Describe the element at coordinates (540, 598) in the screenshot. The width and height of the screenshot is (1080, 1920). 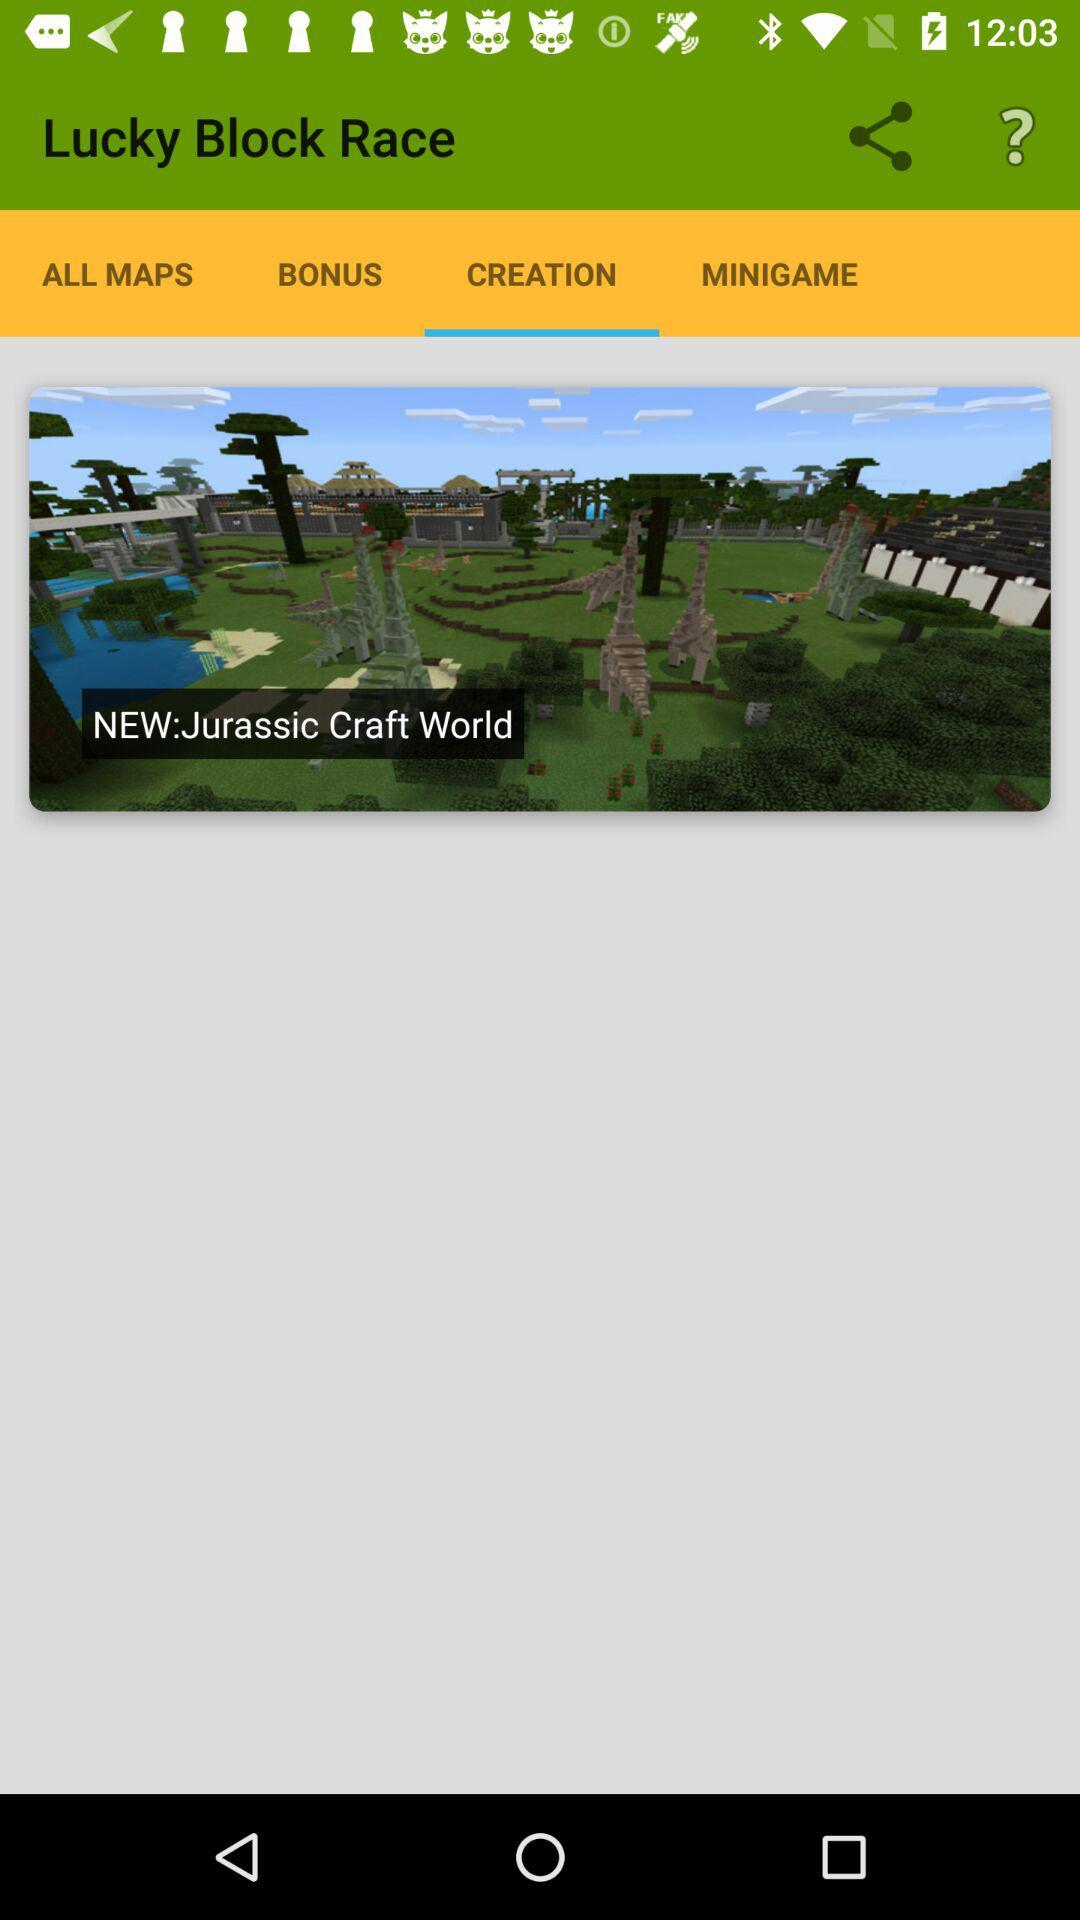
I see `creation` at that location.